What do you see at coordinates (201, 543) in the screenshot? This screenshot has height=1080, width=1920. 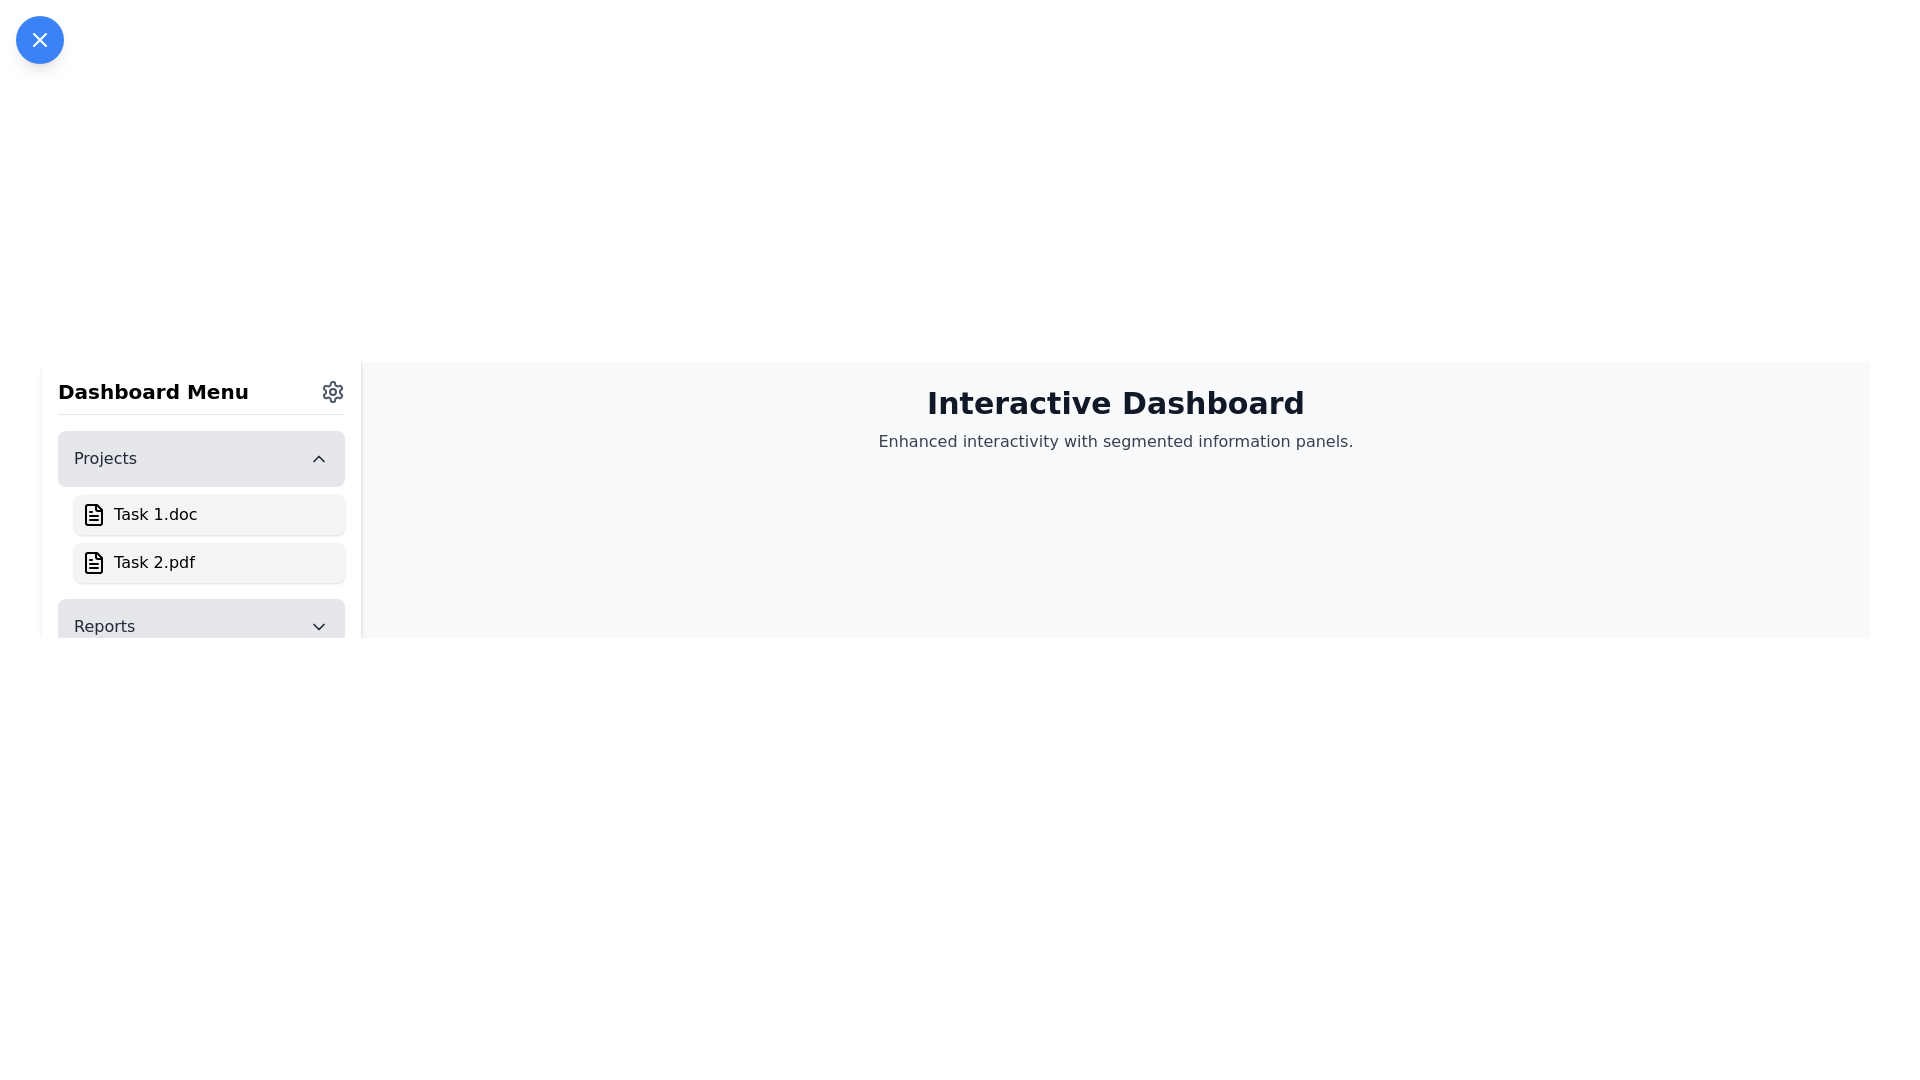 I see `the document labeled 'Task 2.pdf' in the 'Projects' section of the sidebar` at bounding box center [201, 543].